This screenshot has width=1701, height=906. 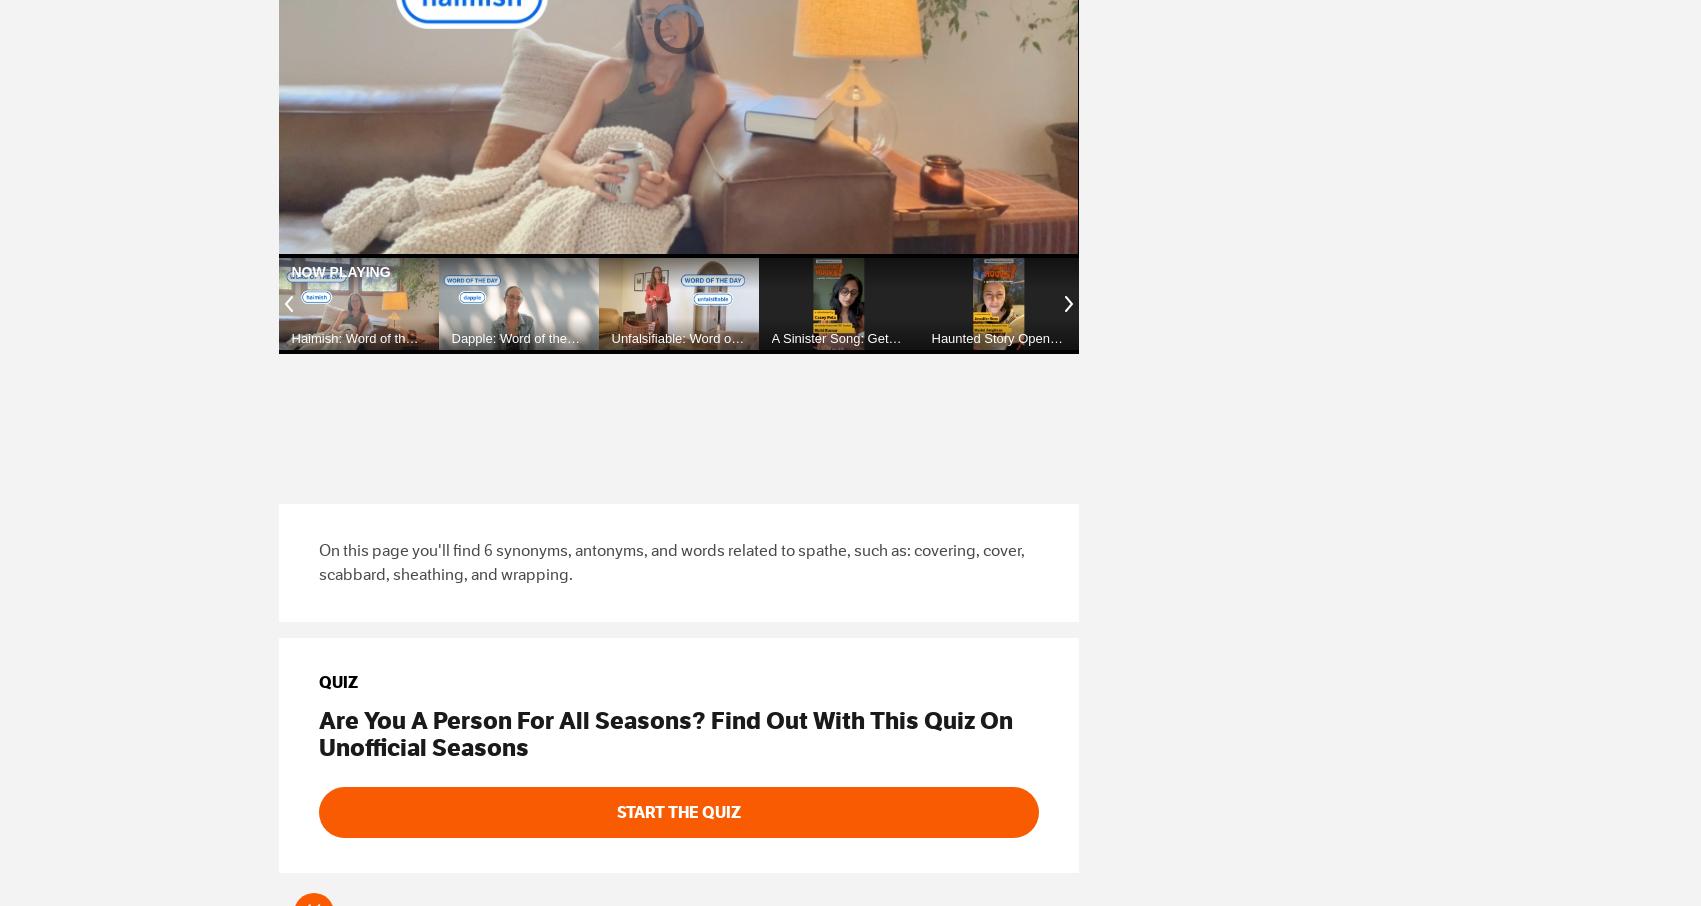 I want to click on 'A Sinister Song: Get Creeped Out By This Haunting Story Opener!', so click(x=831, y=360).